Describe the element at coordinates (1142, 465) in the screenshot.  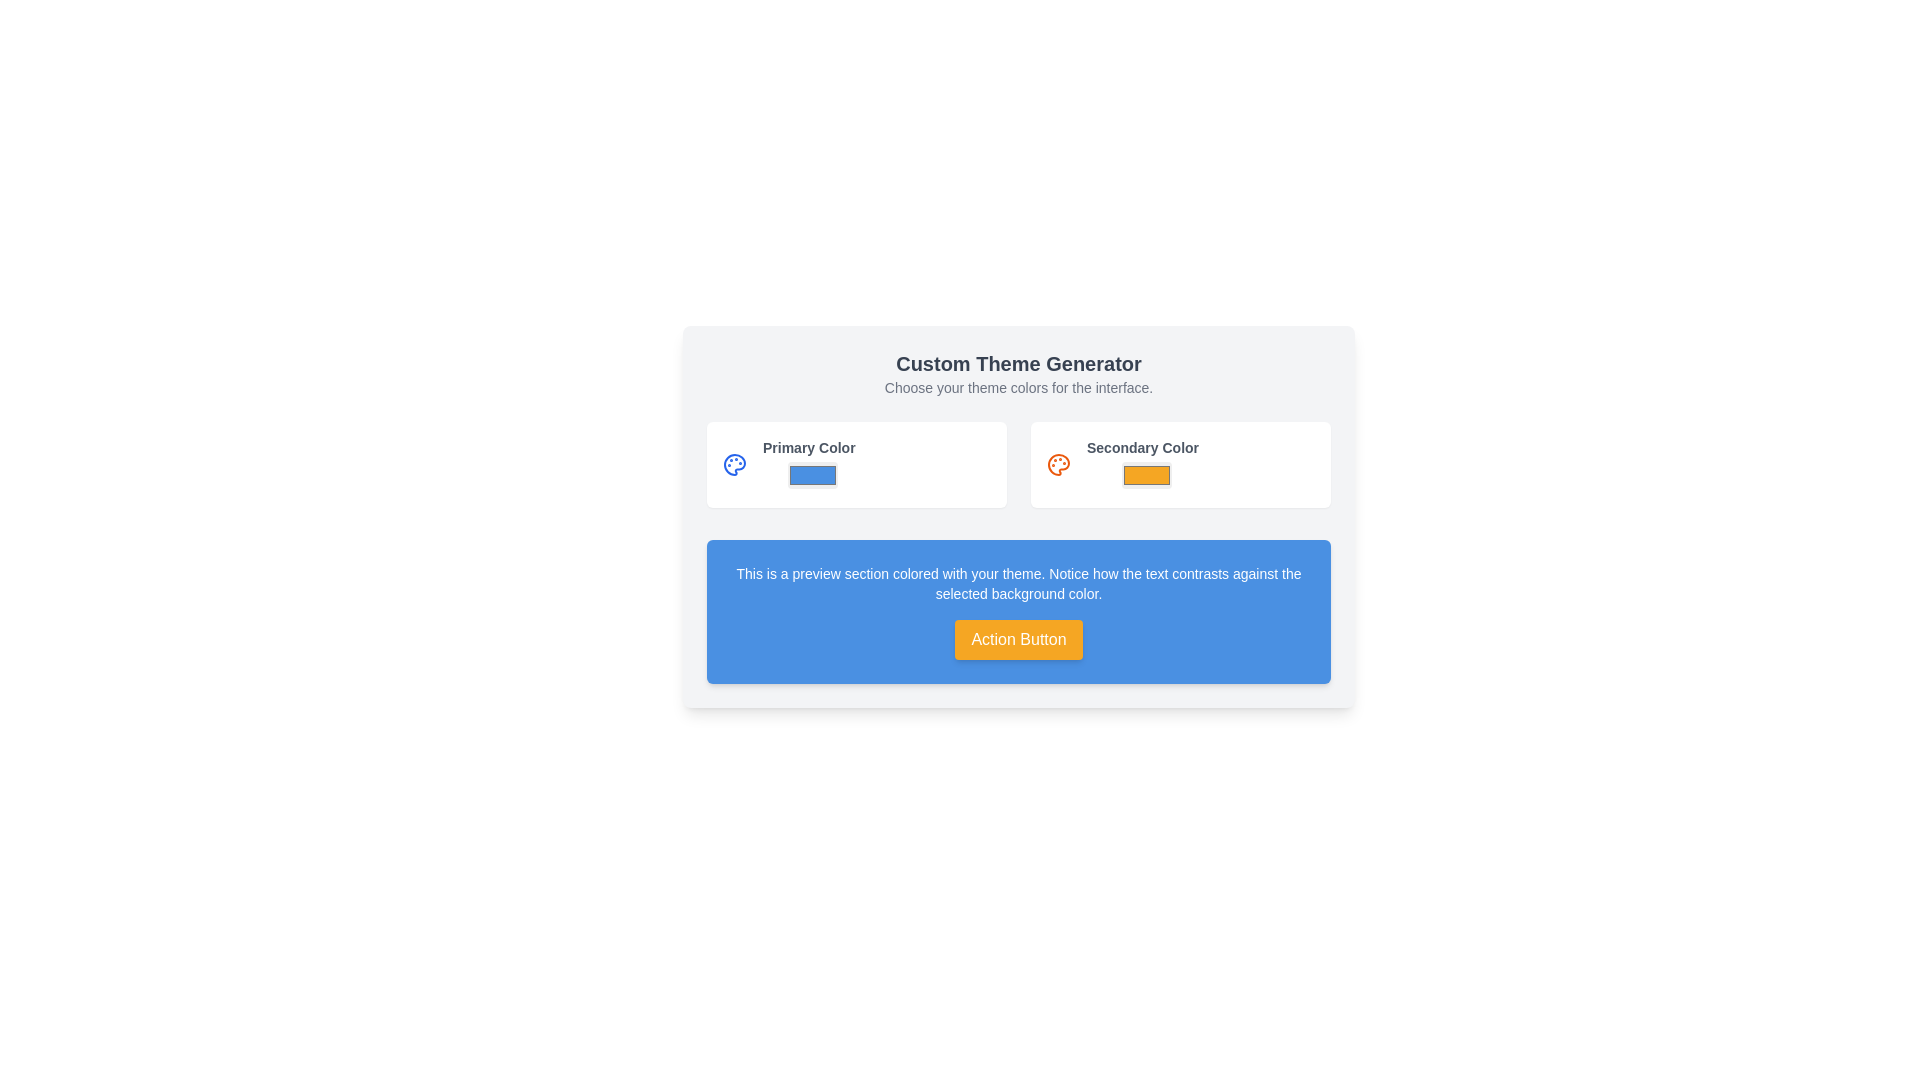
I see `the color picker` at that location.